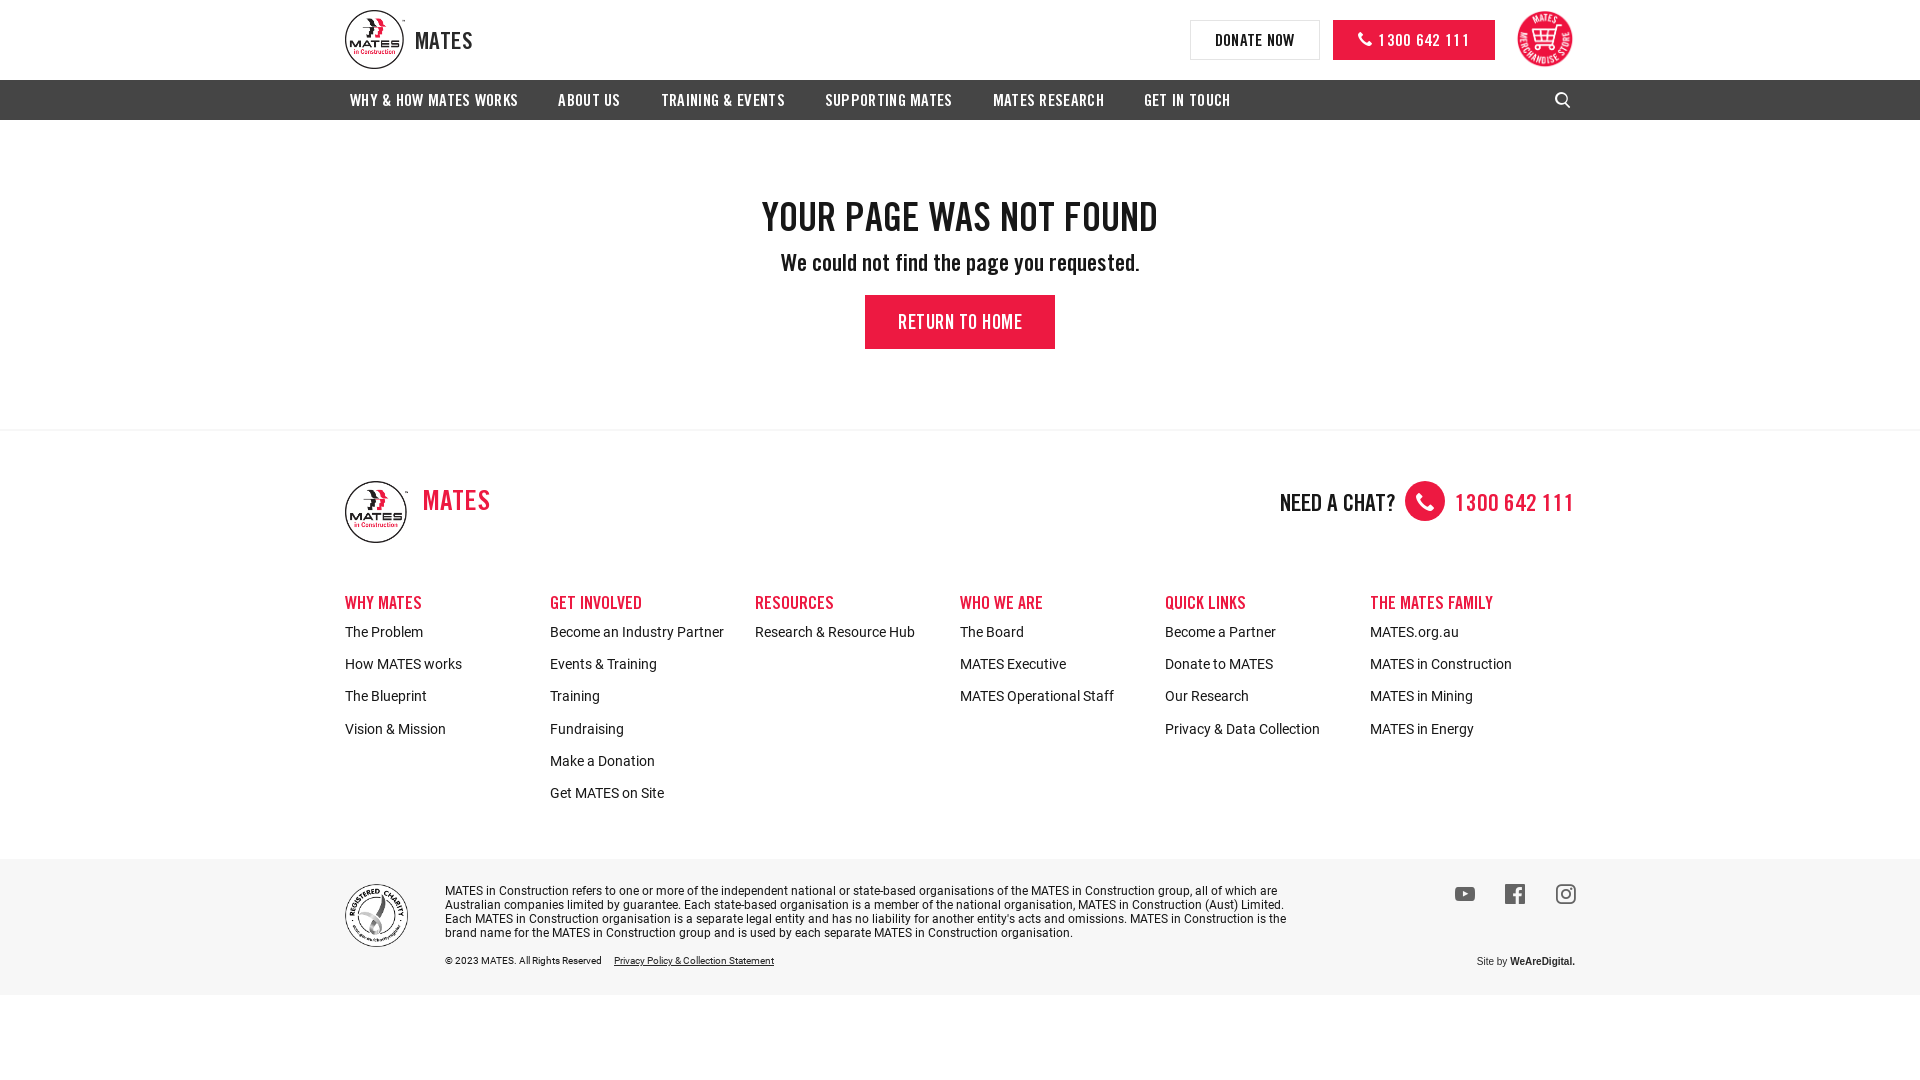 The width and height of the screenshot is (1920, 1080). What do you see at coordinates (642, 694) in the screenshot?
I see `'Training'` at bounding box center [642, 694].